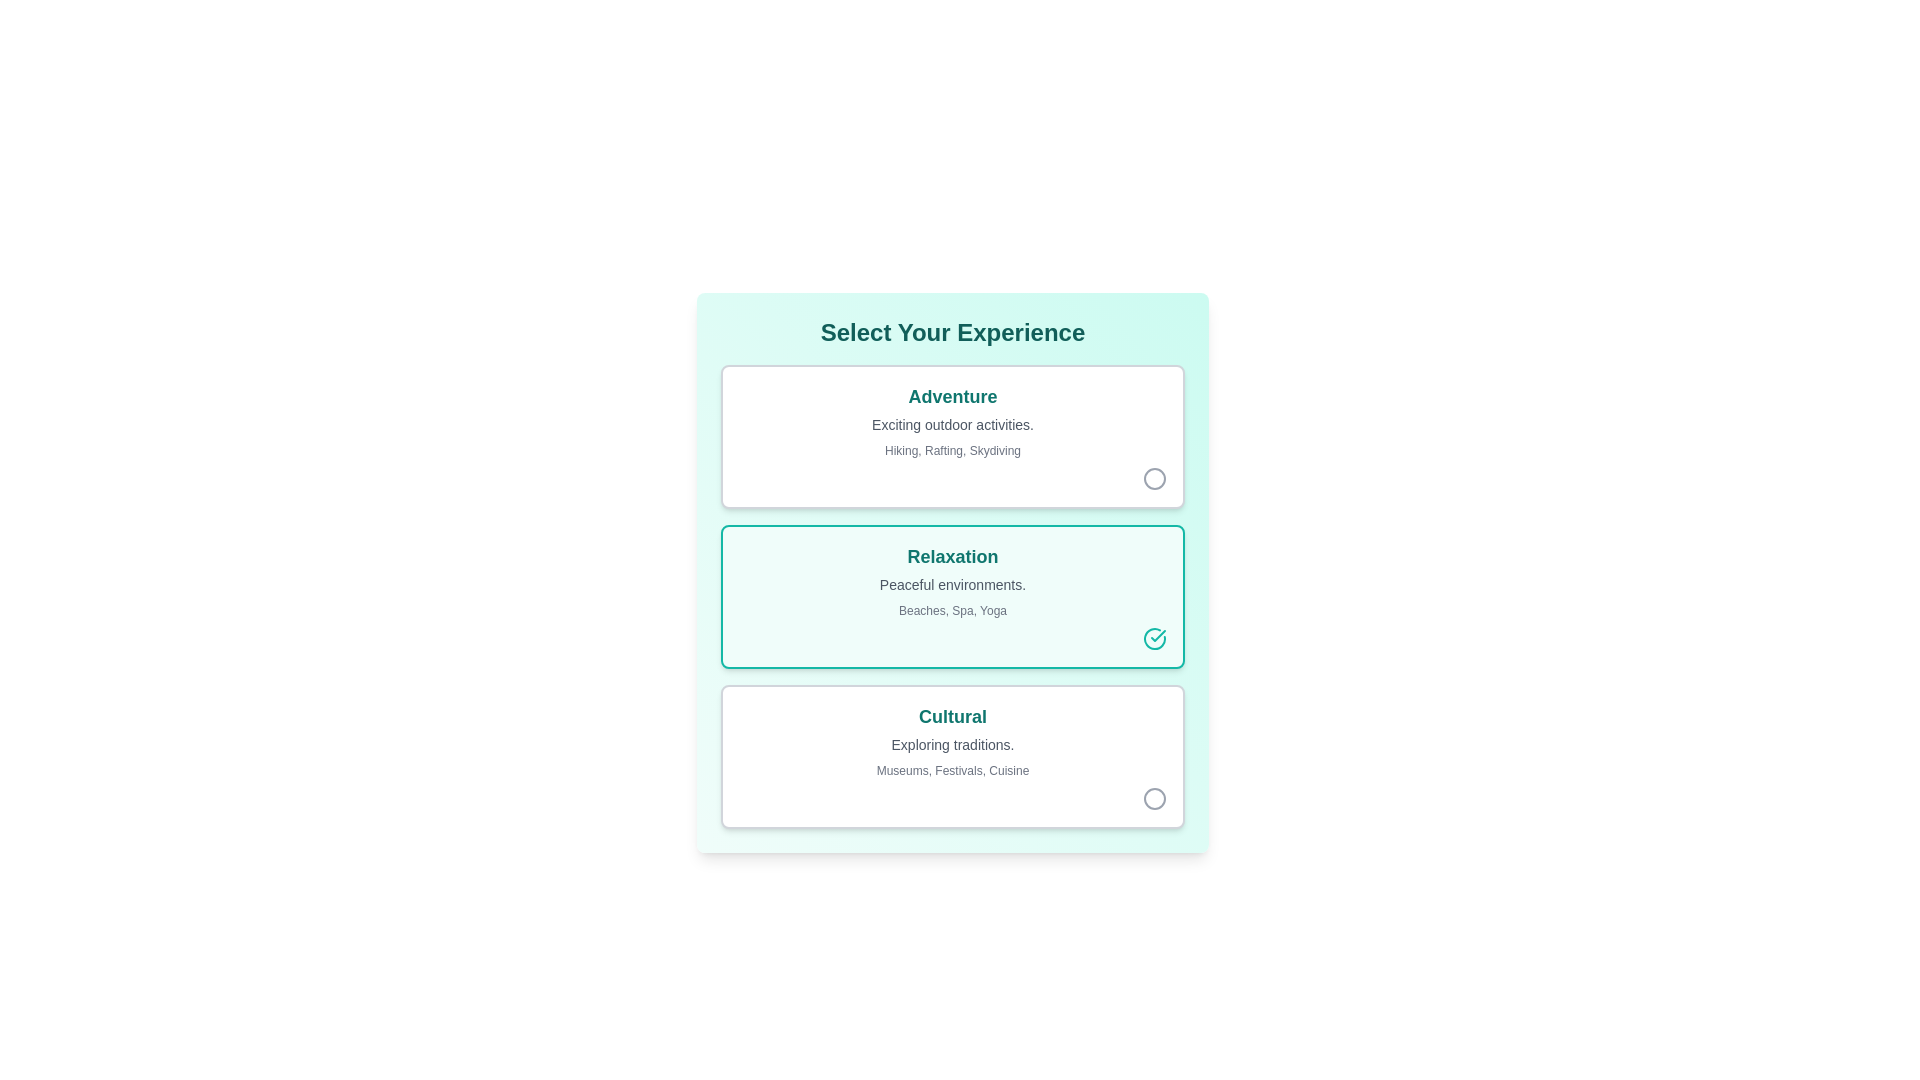 Image resolution: width=1920 pixels, height=1080 pixels. What do you see at coordinates (952, 556) in the screenshot?
I see `the 'Relaxation' text element displayed in bold teal font, located at the top of the second card labeled 'Relaxation.'` at bounding box center [952, 556].